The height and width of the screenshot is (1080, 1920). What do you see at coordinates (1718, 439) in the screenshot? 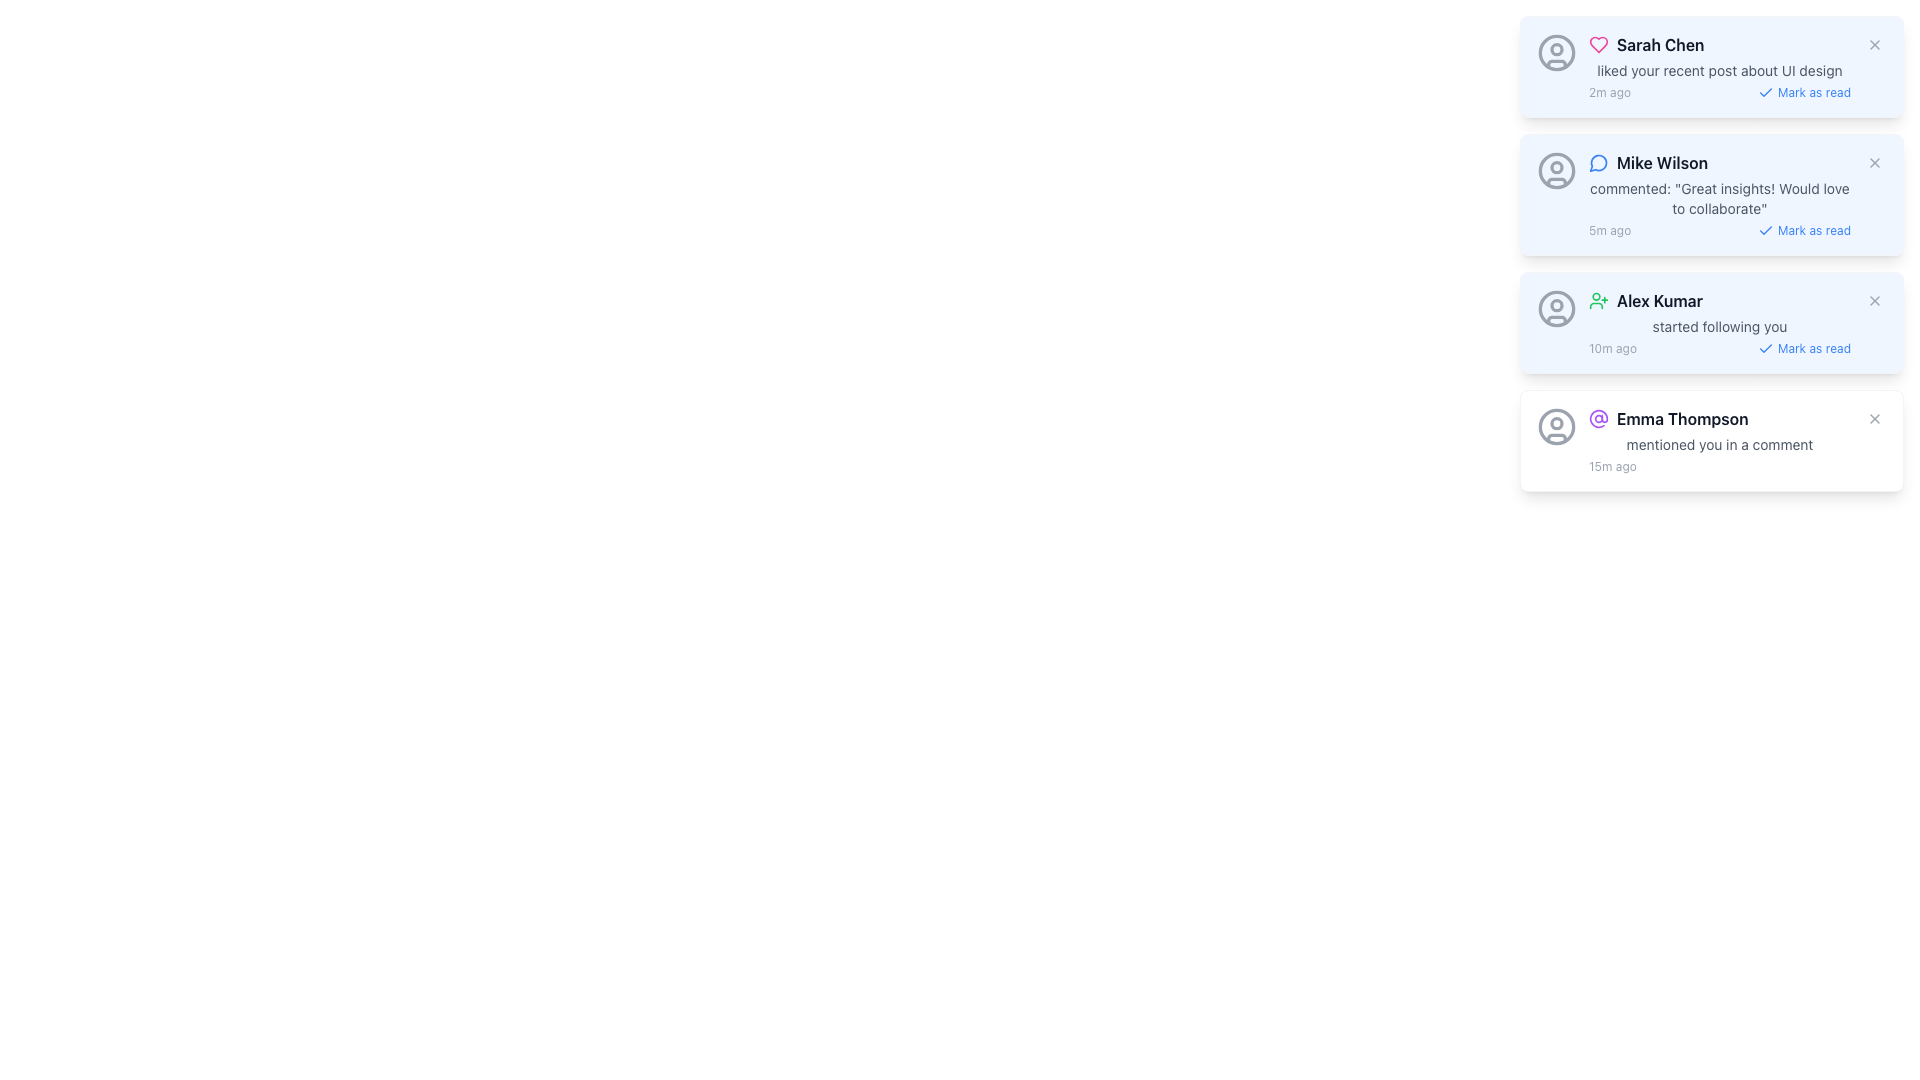
I see `the notification card for 'Emma Thompson' which mentions you in a comment` at bounding box center [1718, 439].